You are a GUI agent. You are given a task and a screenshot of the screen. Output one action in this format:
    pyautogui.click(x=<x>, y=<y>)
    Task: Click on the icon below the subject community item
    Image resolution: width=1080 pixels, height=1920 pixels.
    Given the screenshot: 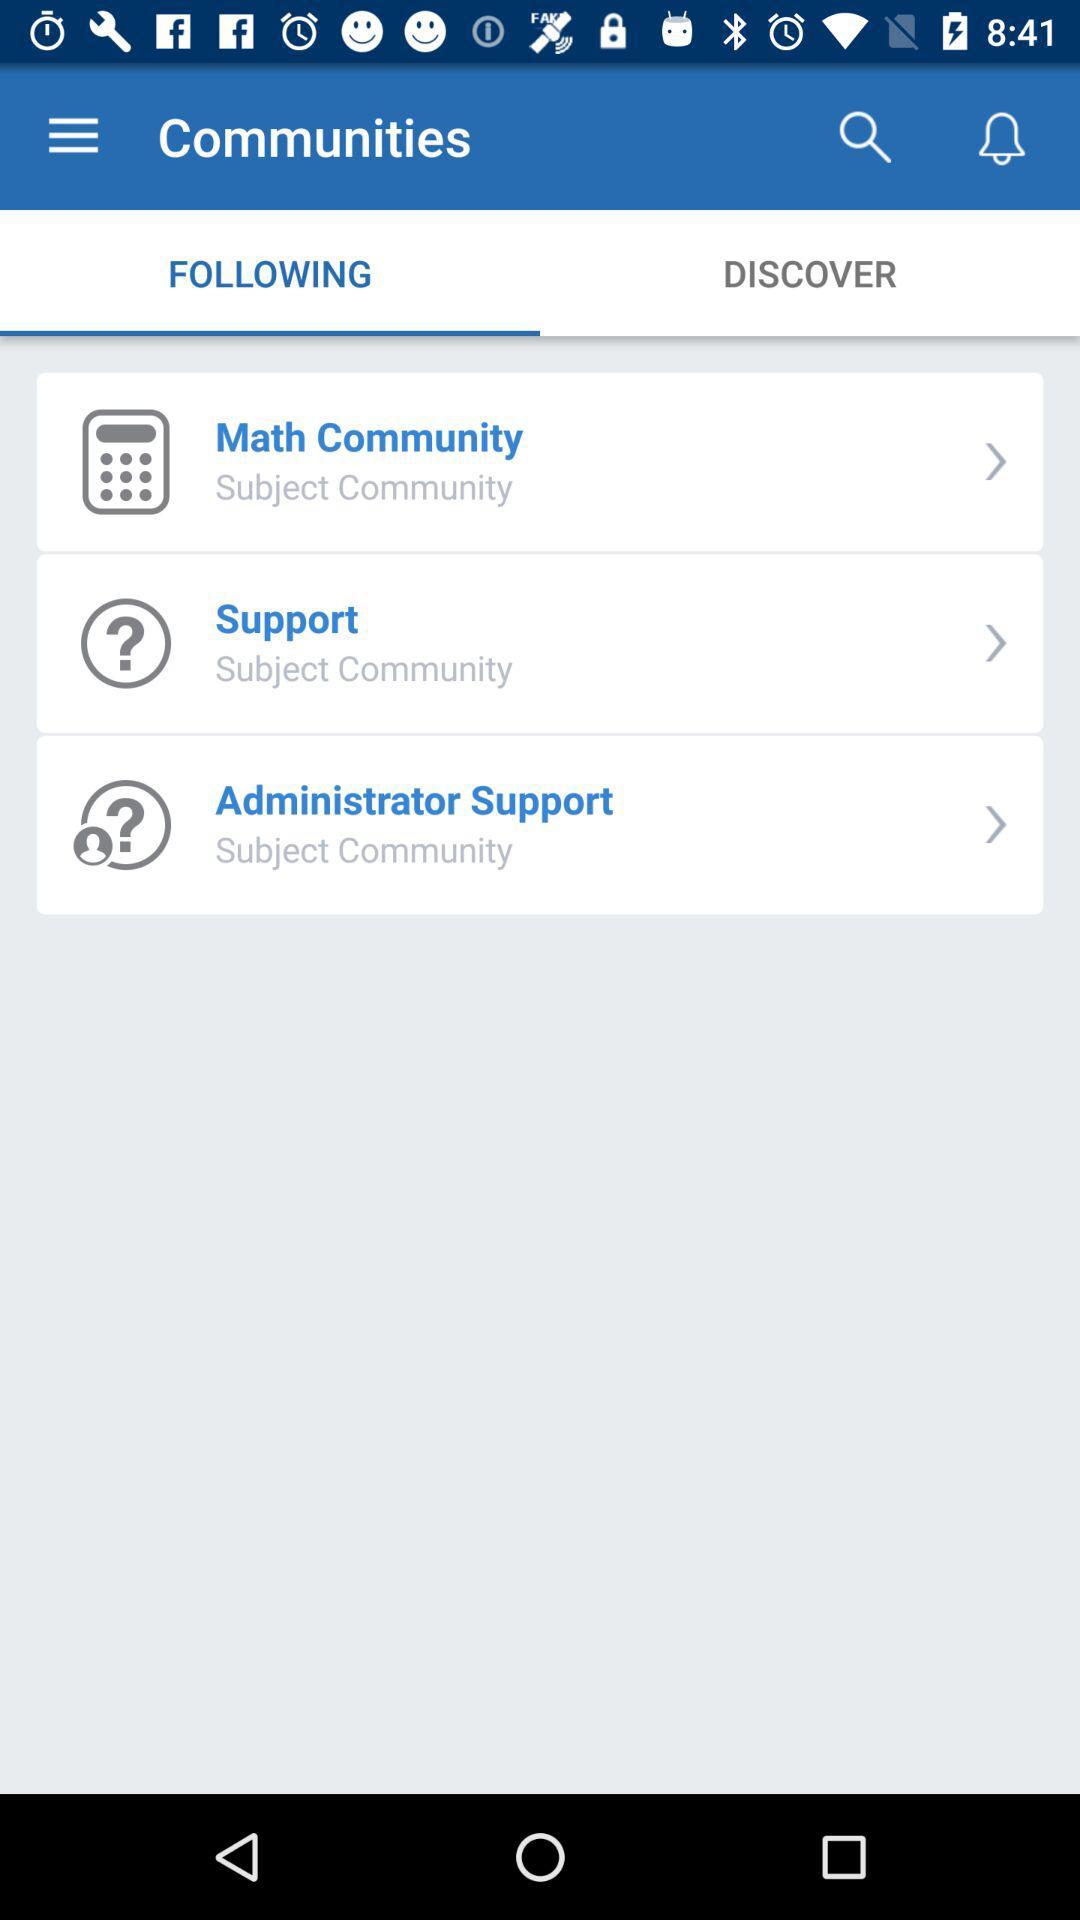 What is the action you would take?
    pyautogui.click(x=413, y=798)
    